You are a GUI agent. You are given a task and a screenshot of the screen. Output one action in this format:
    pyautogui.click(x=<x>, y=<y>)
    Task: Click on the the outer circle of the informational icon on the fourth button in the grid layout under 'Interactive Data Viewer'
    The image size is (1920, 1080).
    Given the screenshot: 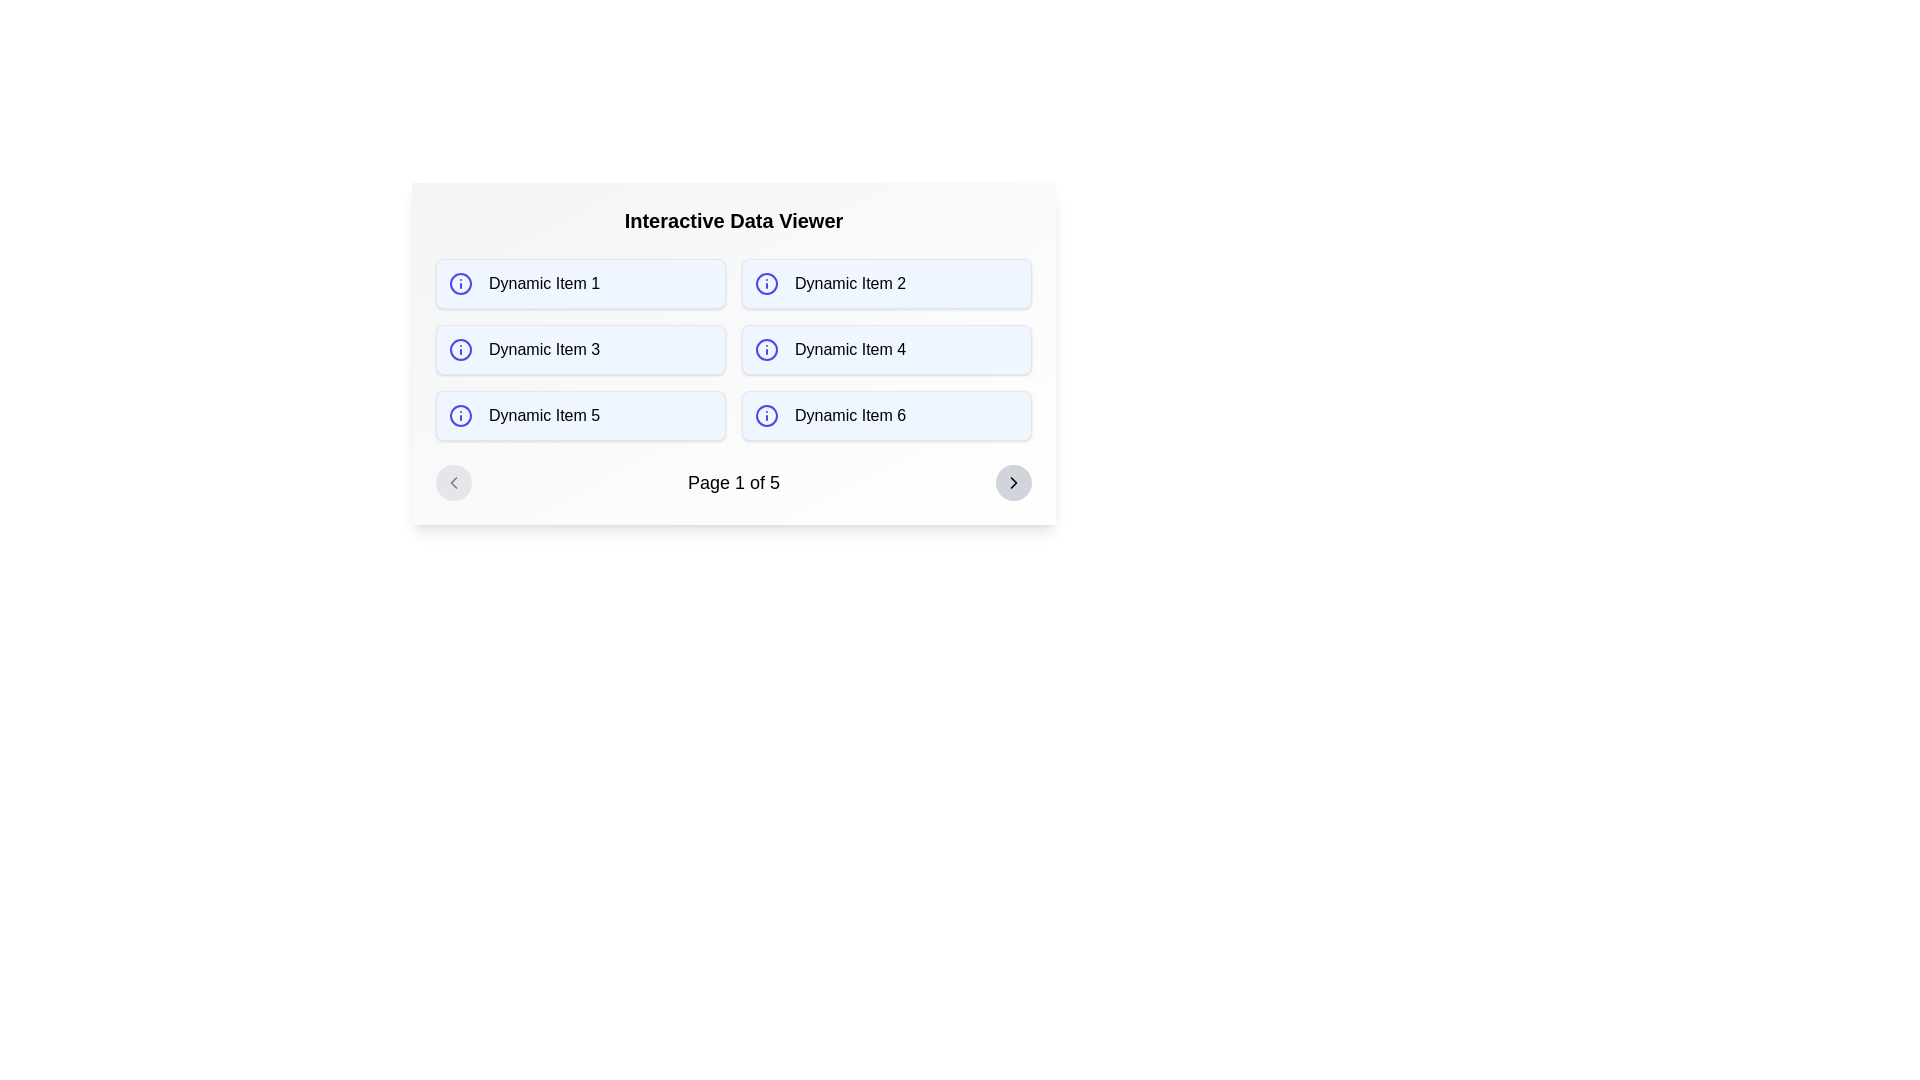 What is the action you would take?
    pyautogui.click(x=766, y=349)
    